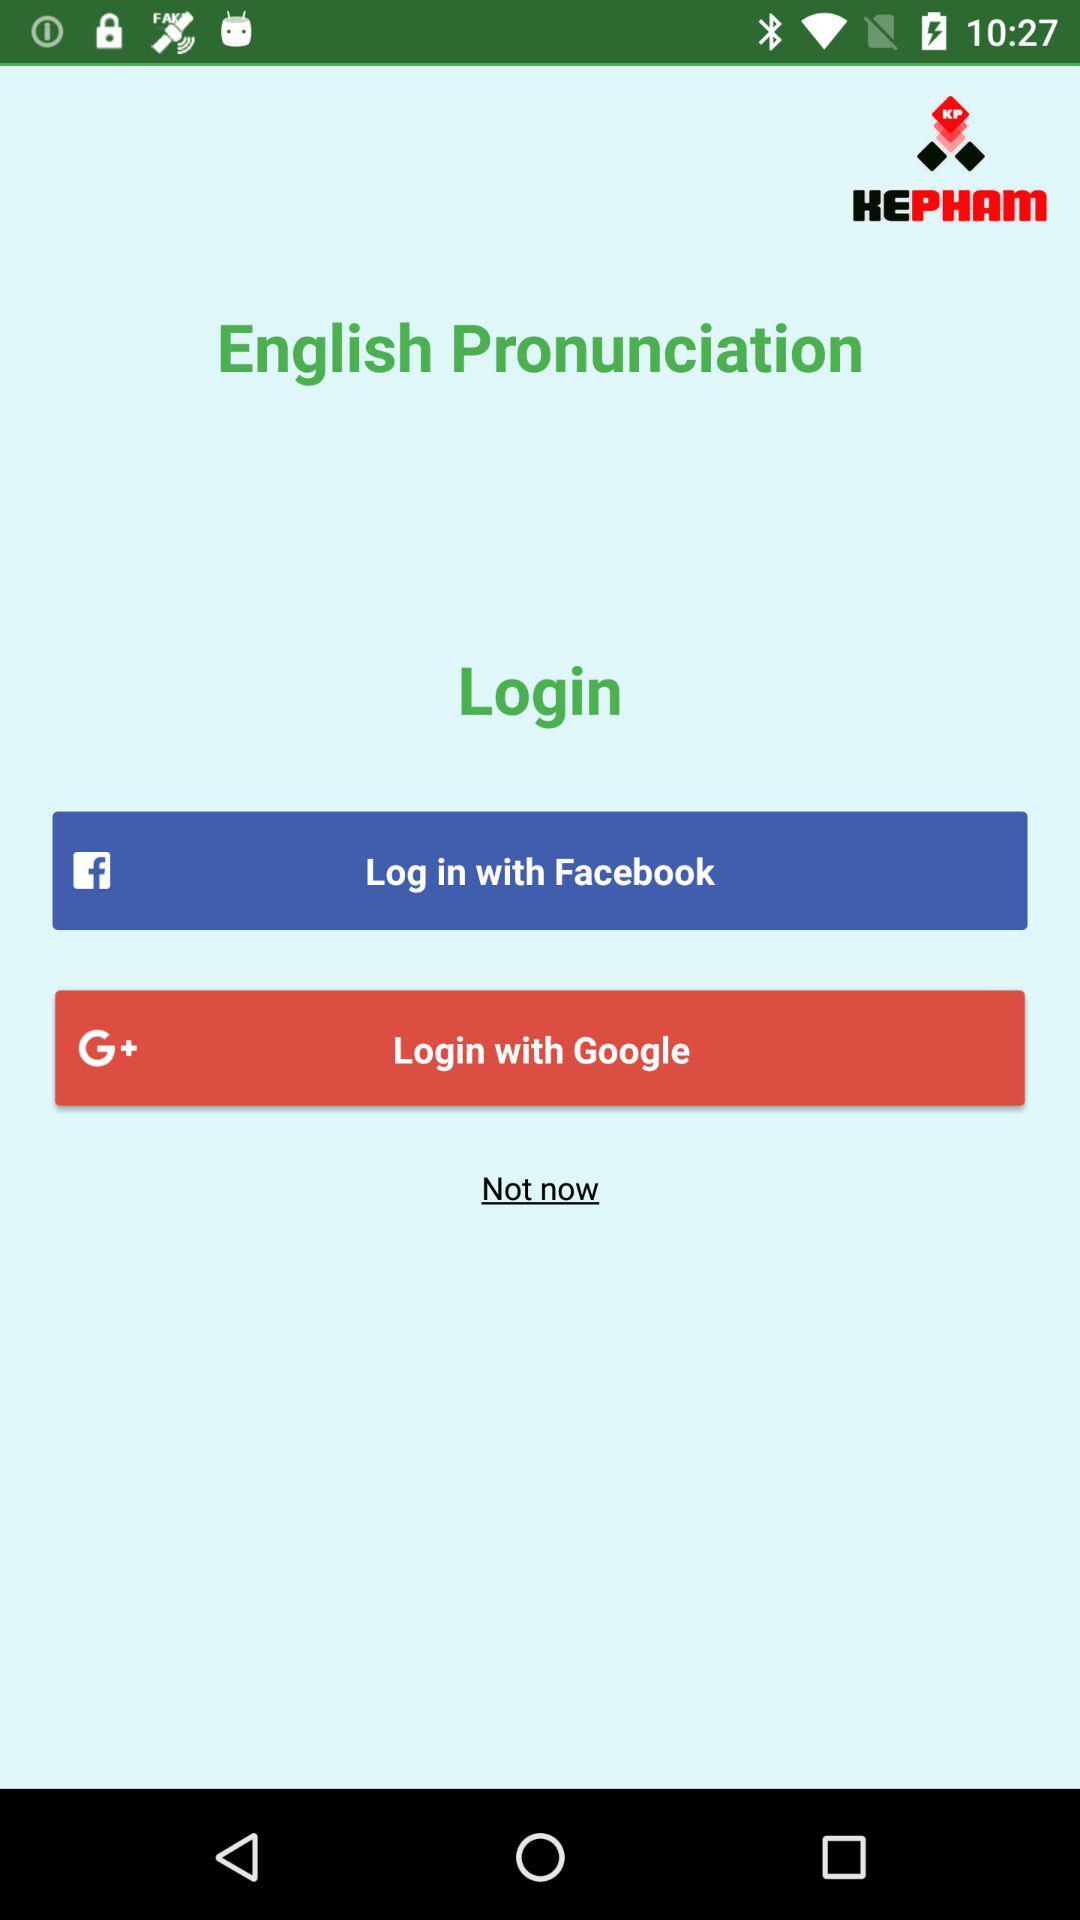  What do you see at coordinates (540, 1047) in the screenshot?
I see `the login with google` at bounding box center [540, 1047].